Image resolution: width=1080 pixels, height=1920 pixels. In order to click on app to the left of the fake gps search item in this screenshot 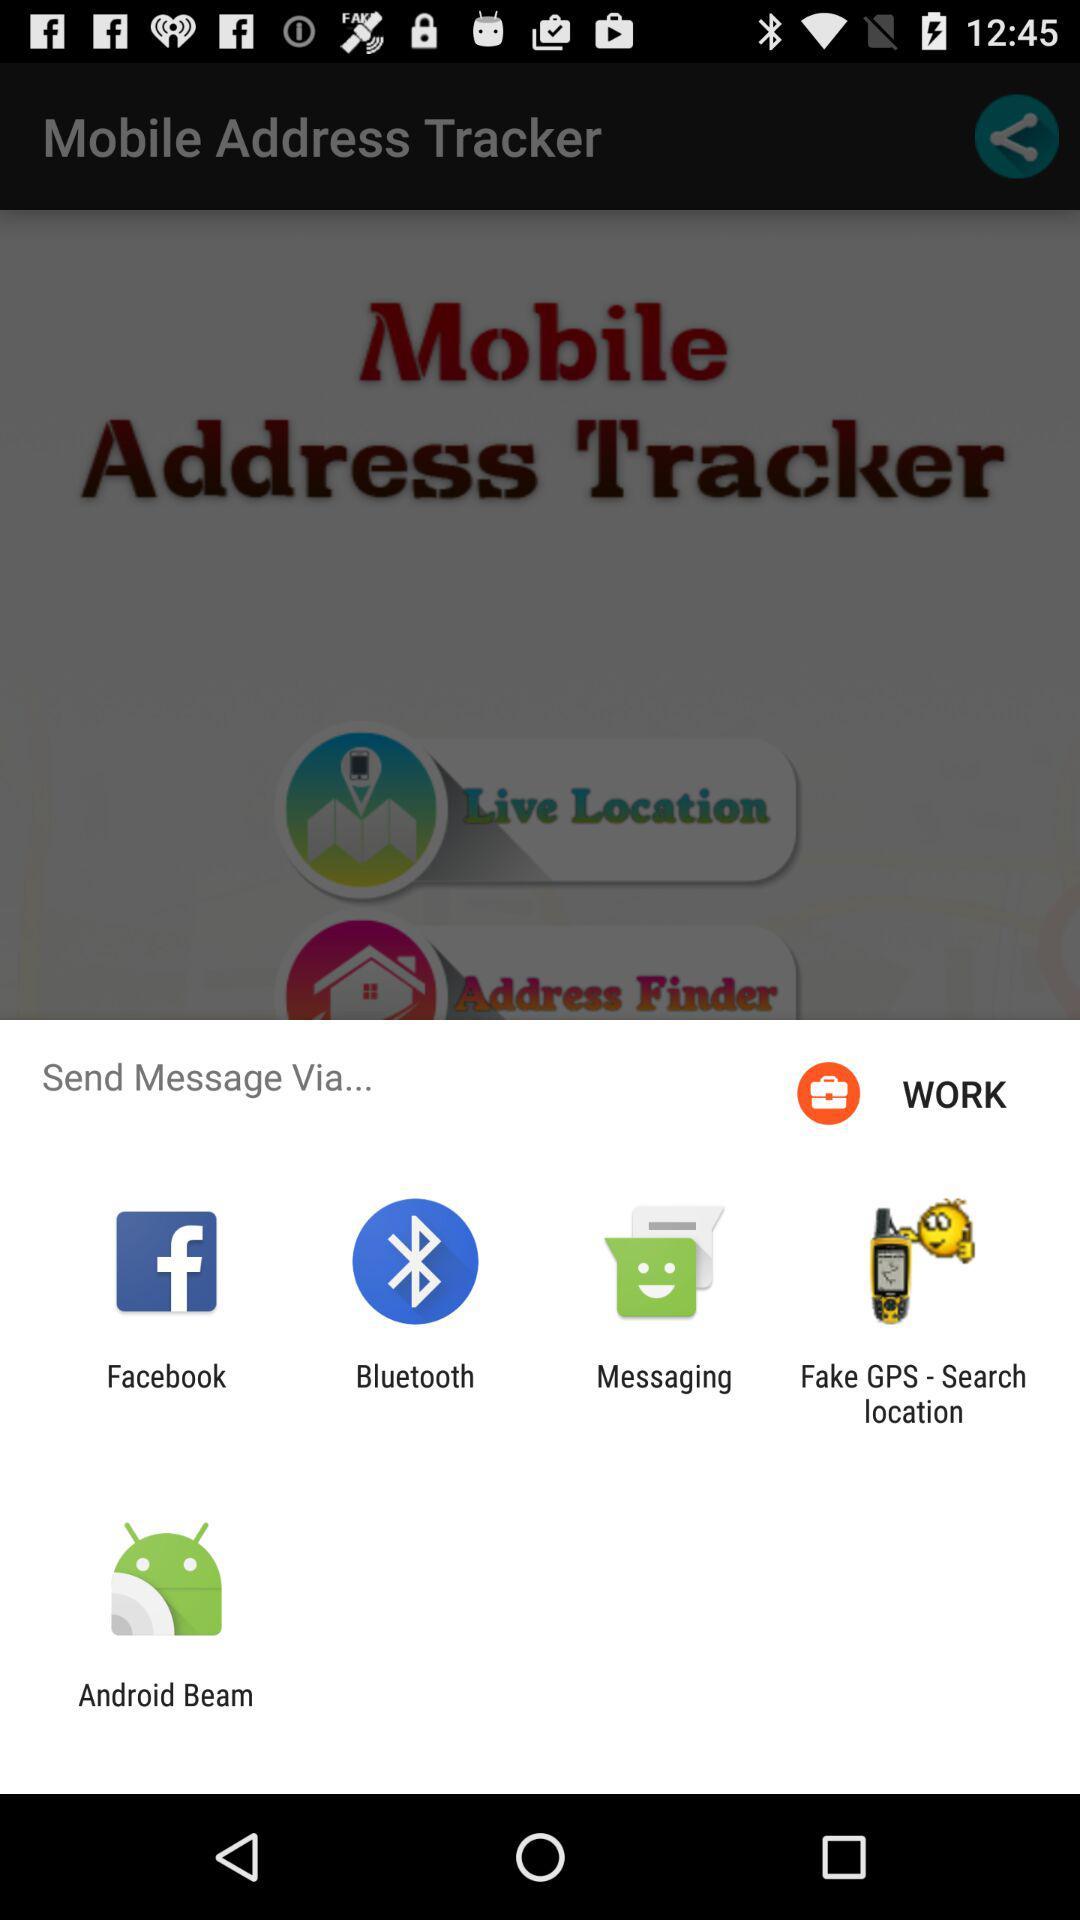, I will do `click(664, 1392)`.